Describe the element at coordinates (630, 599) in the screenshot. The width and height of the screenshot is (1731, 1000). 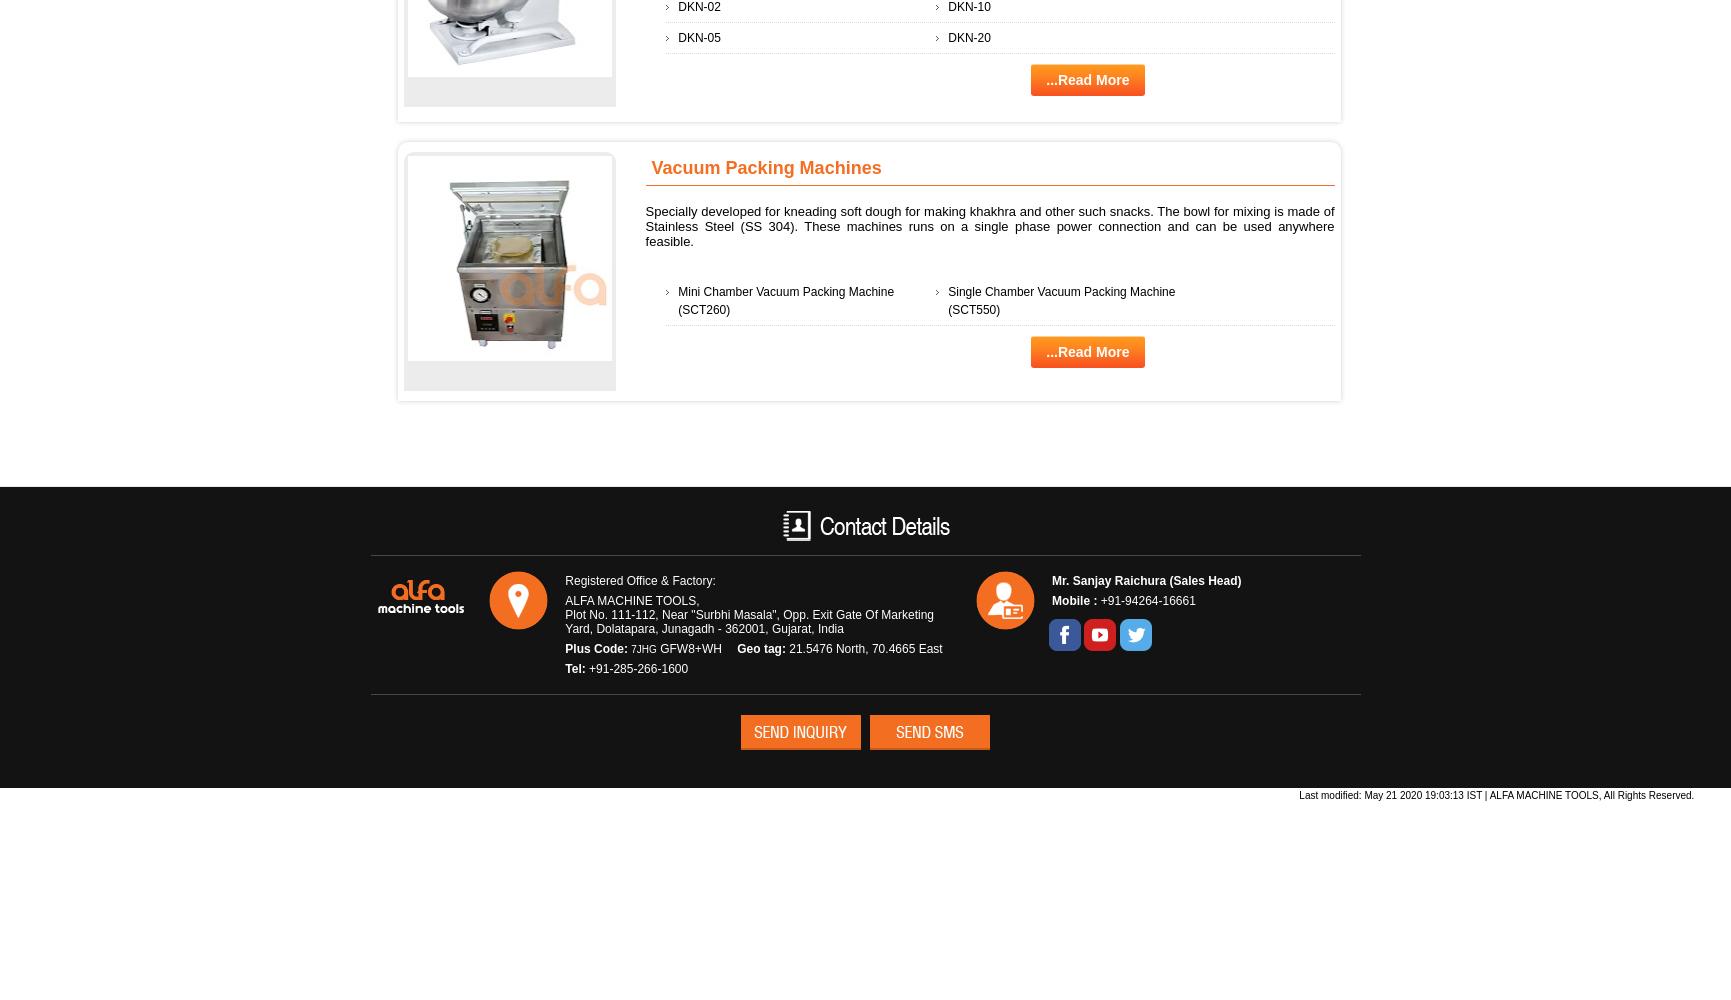
I see `'ALFA MACHINE TOOLS,'` at that location.